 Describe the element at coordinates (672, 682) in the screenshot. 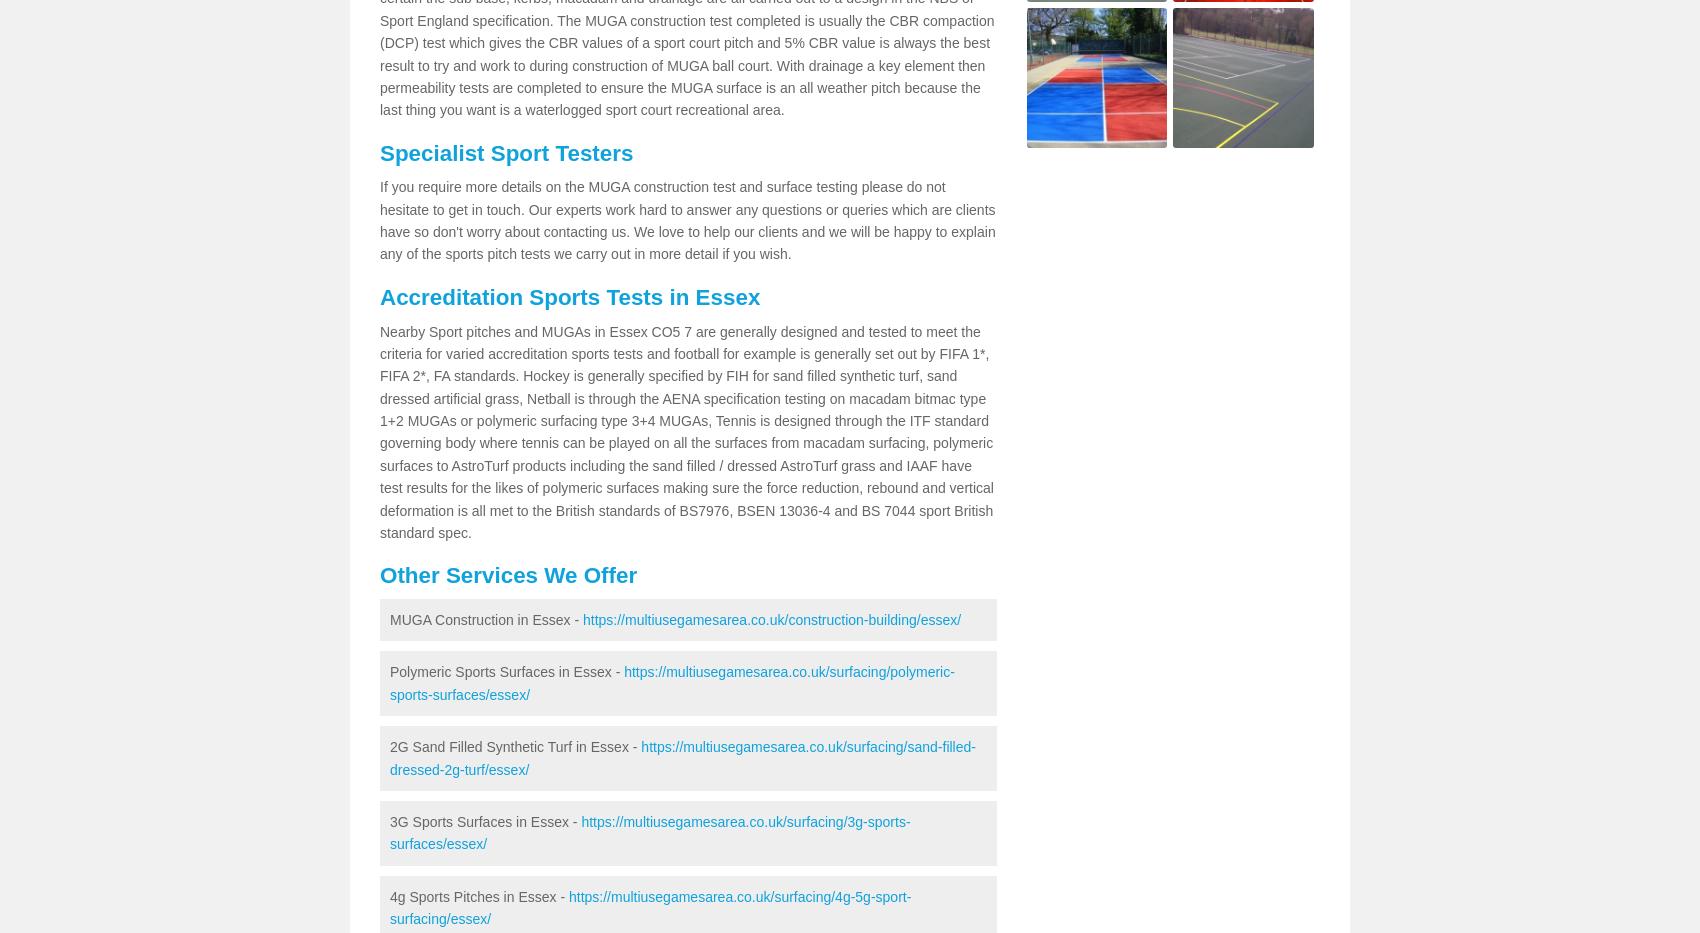

I see `'https://multiusegamesarea.co.uk/surfacing/polymeric-sports-surfaces/essex/'` at that location.